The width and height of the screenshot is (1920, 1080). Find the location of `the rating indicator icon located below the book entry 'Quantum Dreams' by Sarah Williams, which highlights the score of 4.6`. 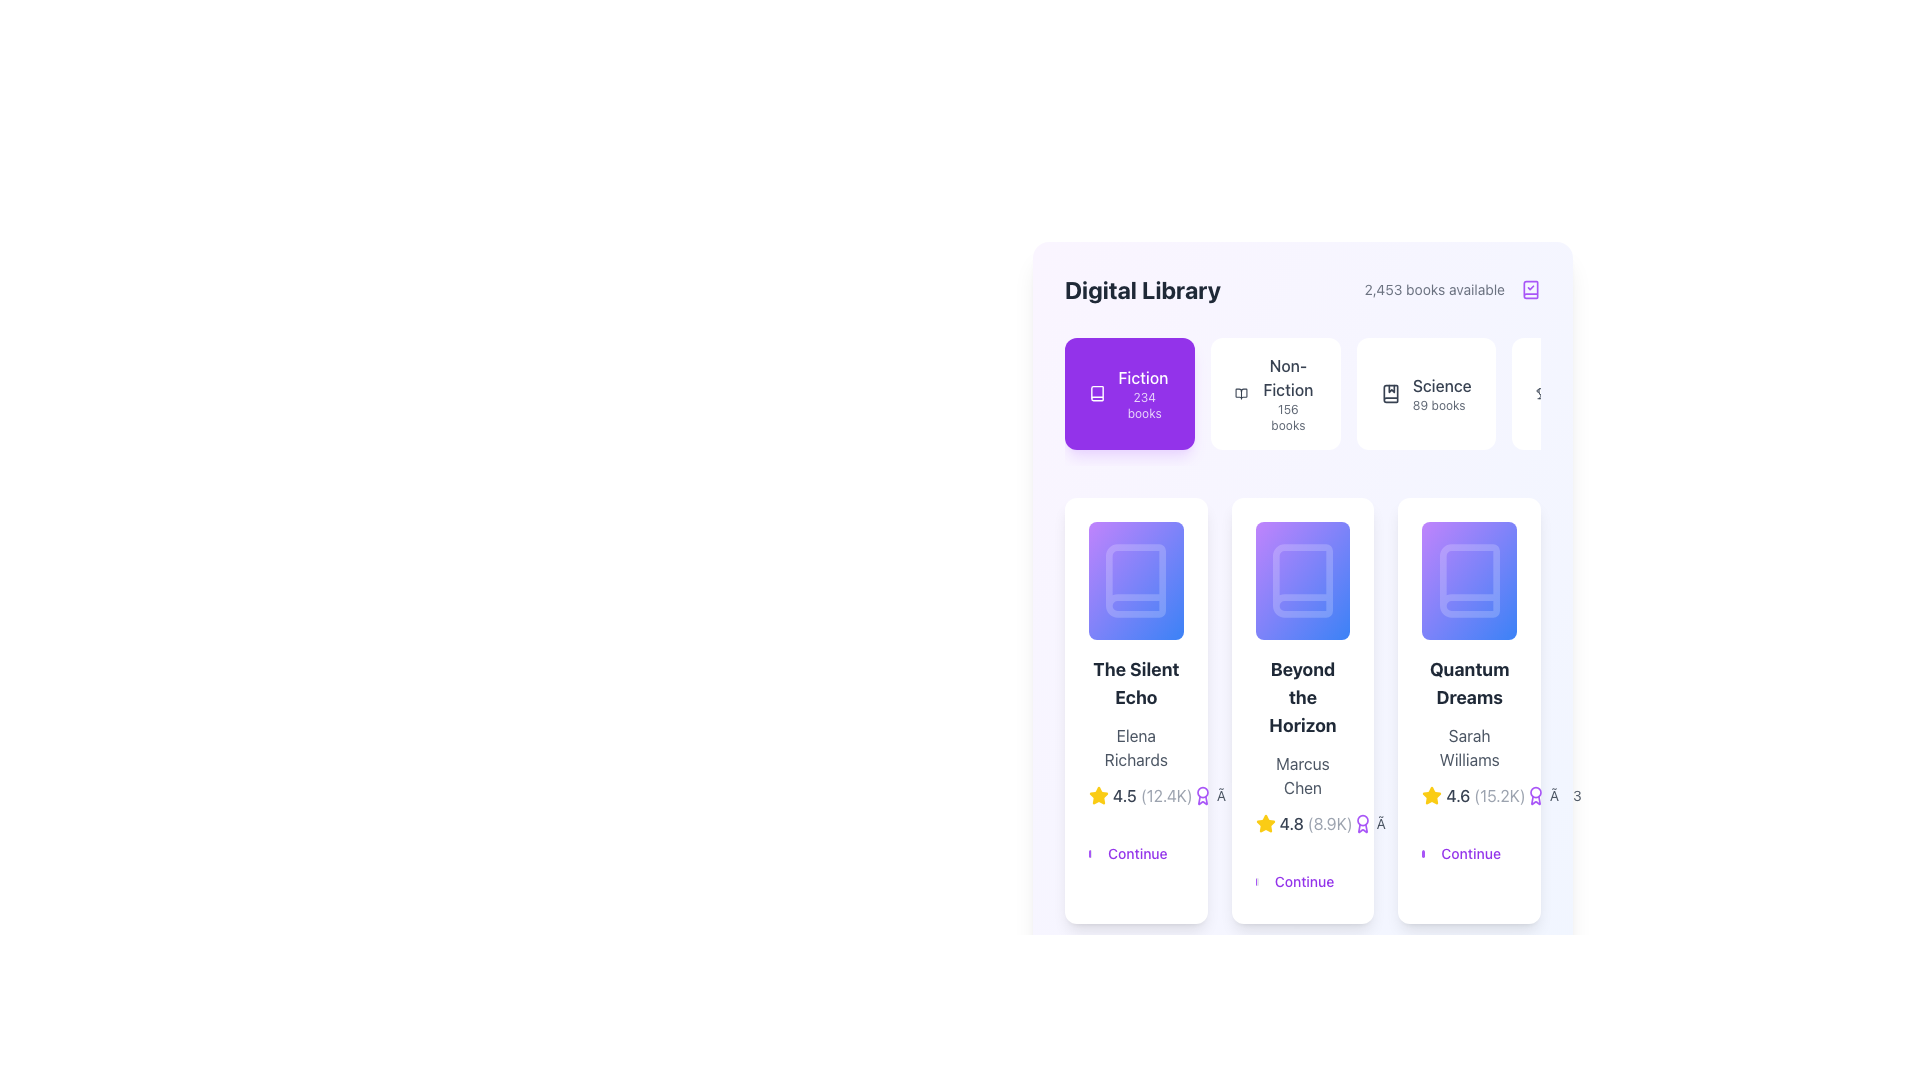

the rating indicator icon located below the book entry 'Quantum Dreams' by Sarah Williams, which highlights the score of 4.6 is located at coordinates (1431, 794).